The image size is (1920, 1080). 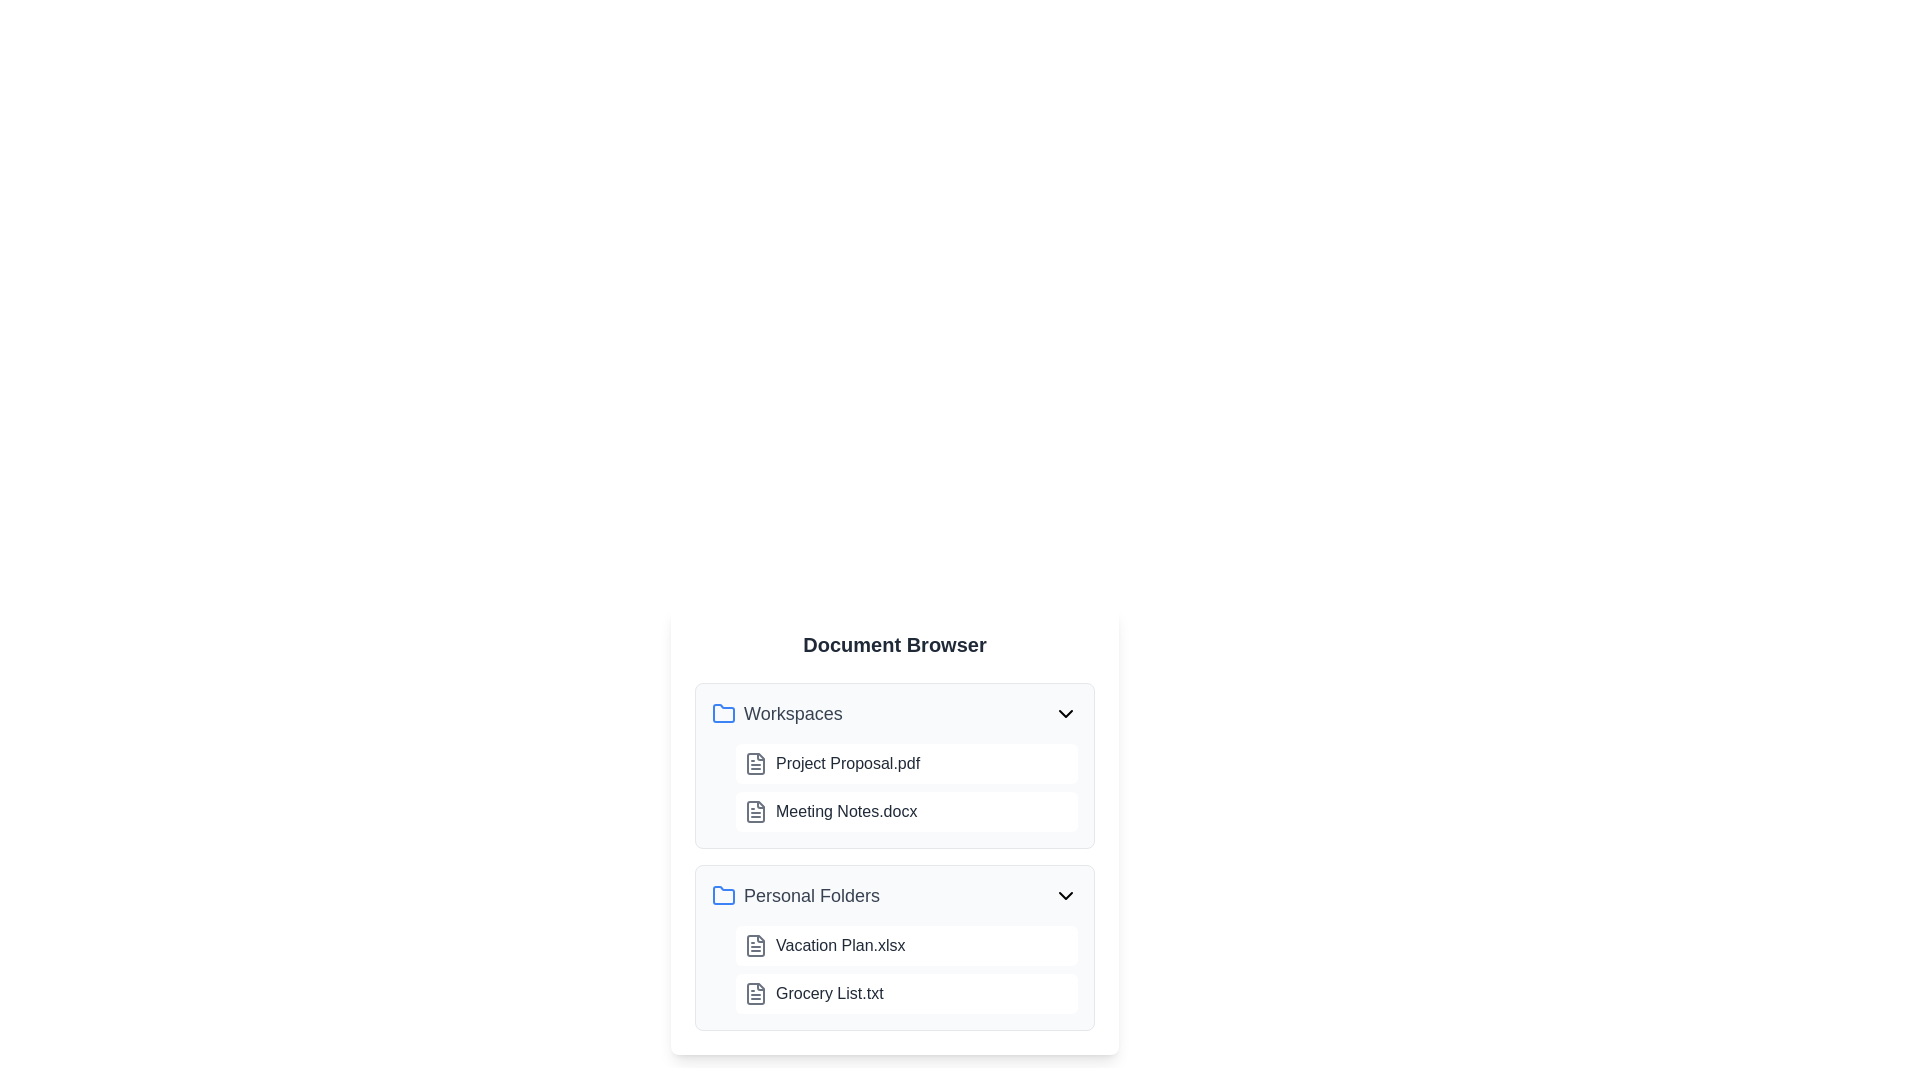 I want to click on the blue folder icon located to the left of the 'Personal Folders' text, so click(x=723, y=894).